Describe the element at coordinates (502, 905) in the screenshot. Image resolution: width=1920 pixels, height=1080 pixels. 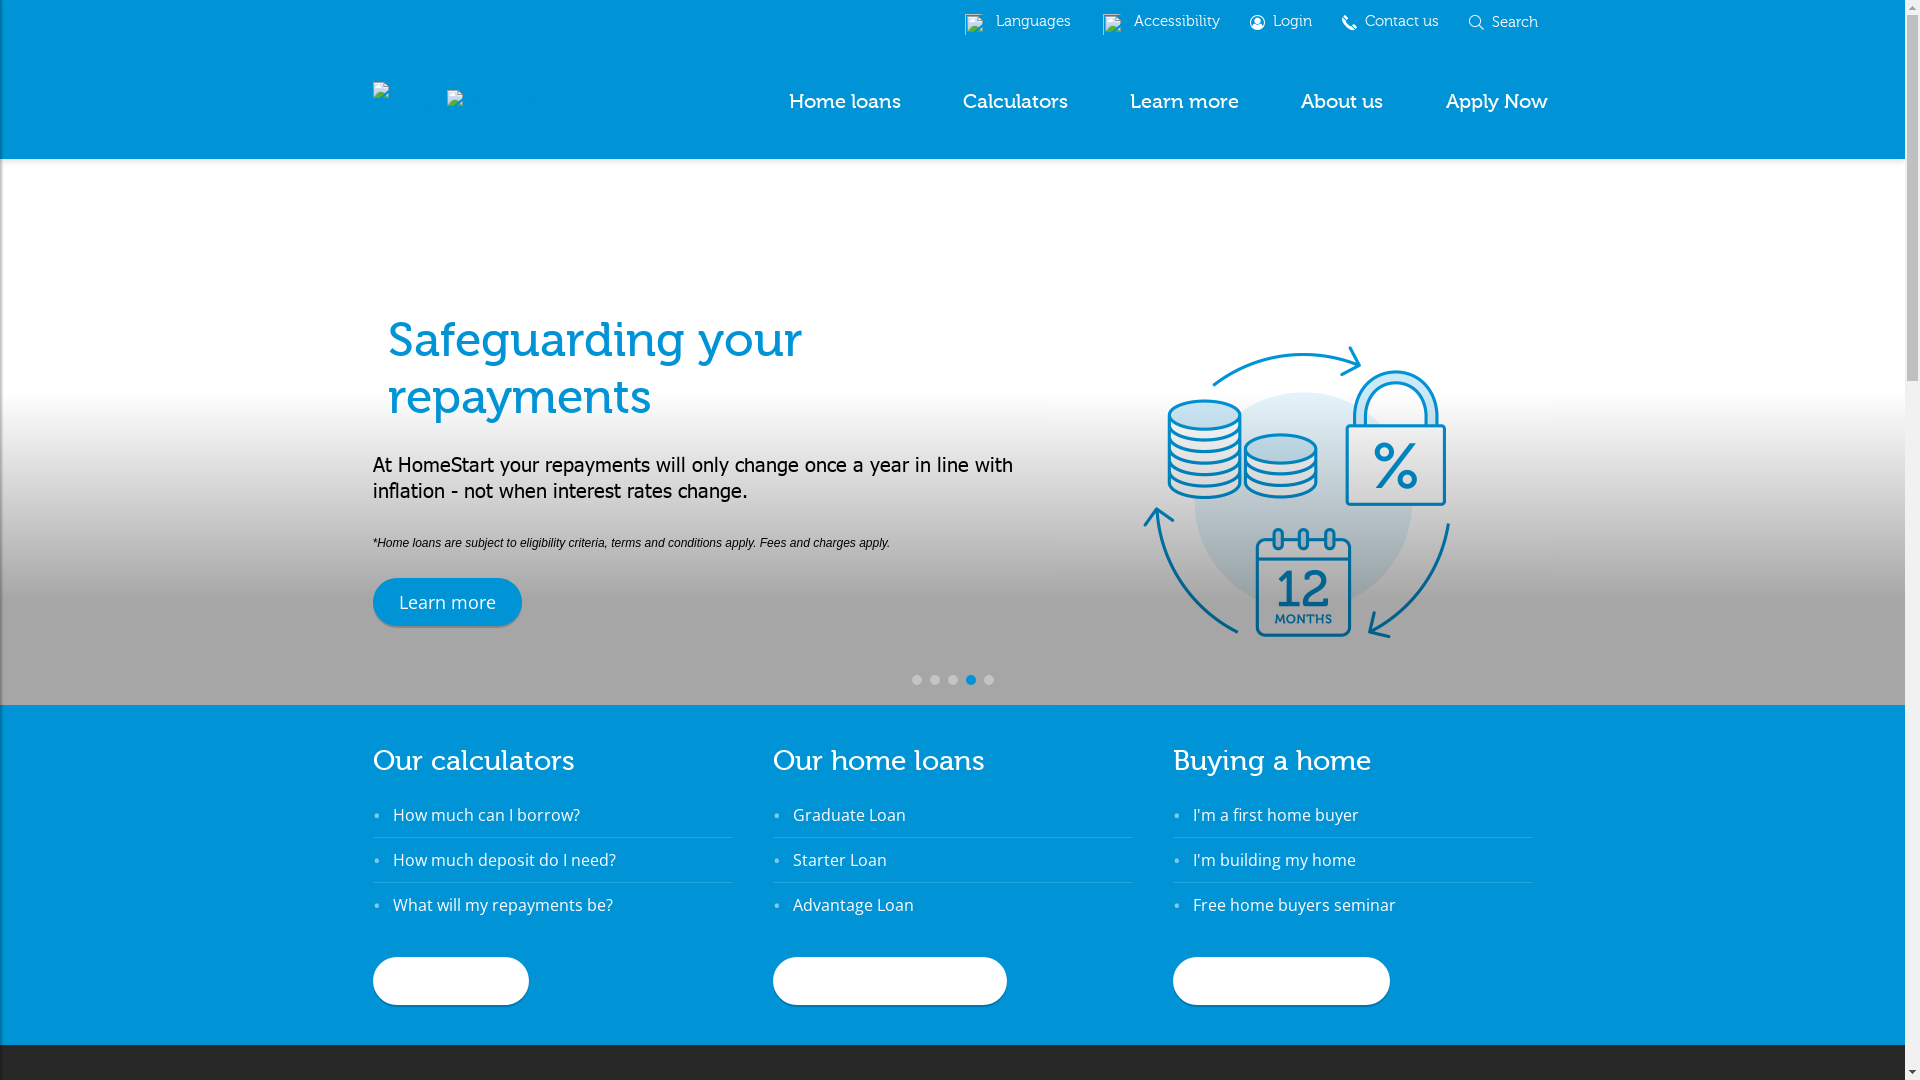
I see `'What will my repayments be?'` at that location.